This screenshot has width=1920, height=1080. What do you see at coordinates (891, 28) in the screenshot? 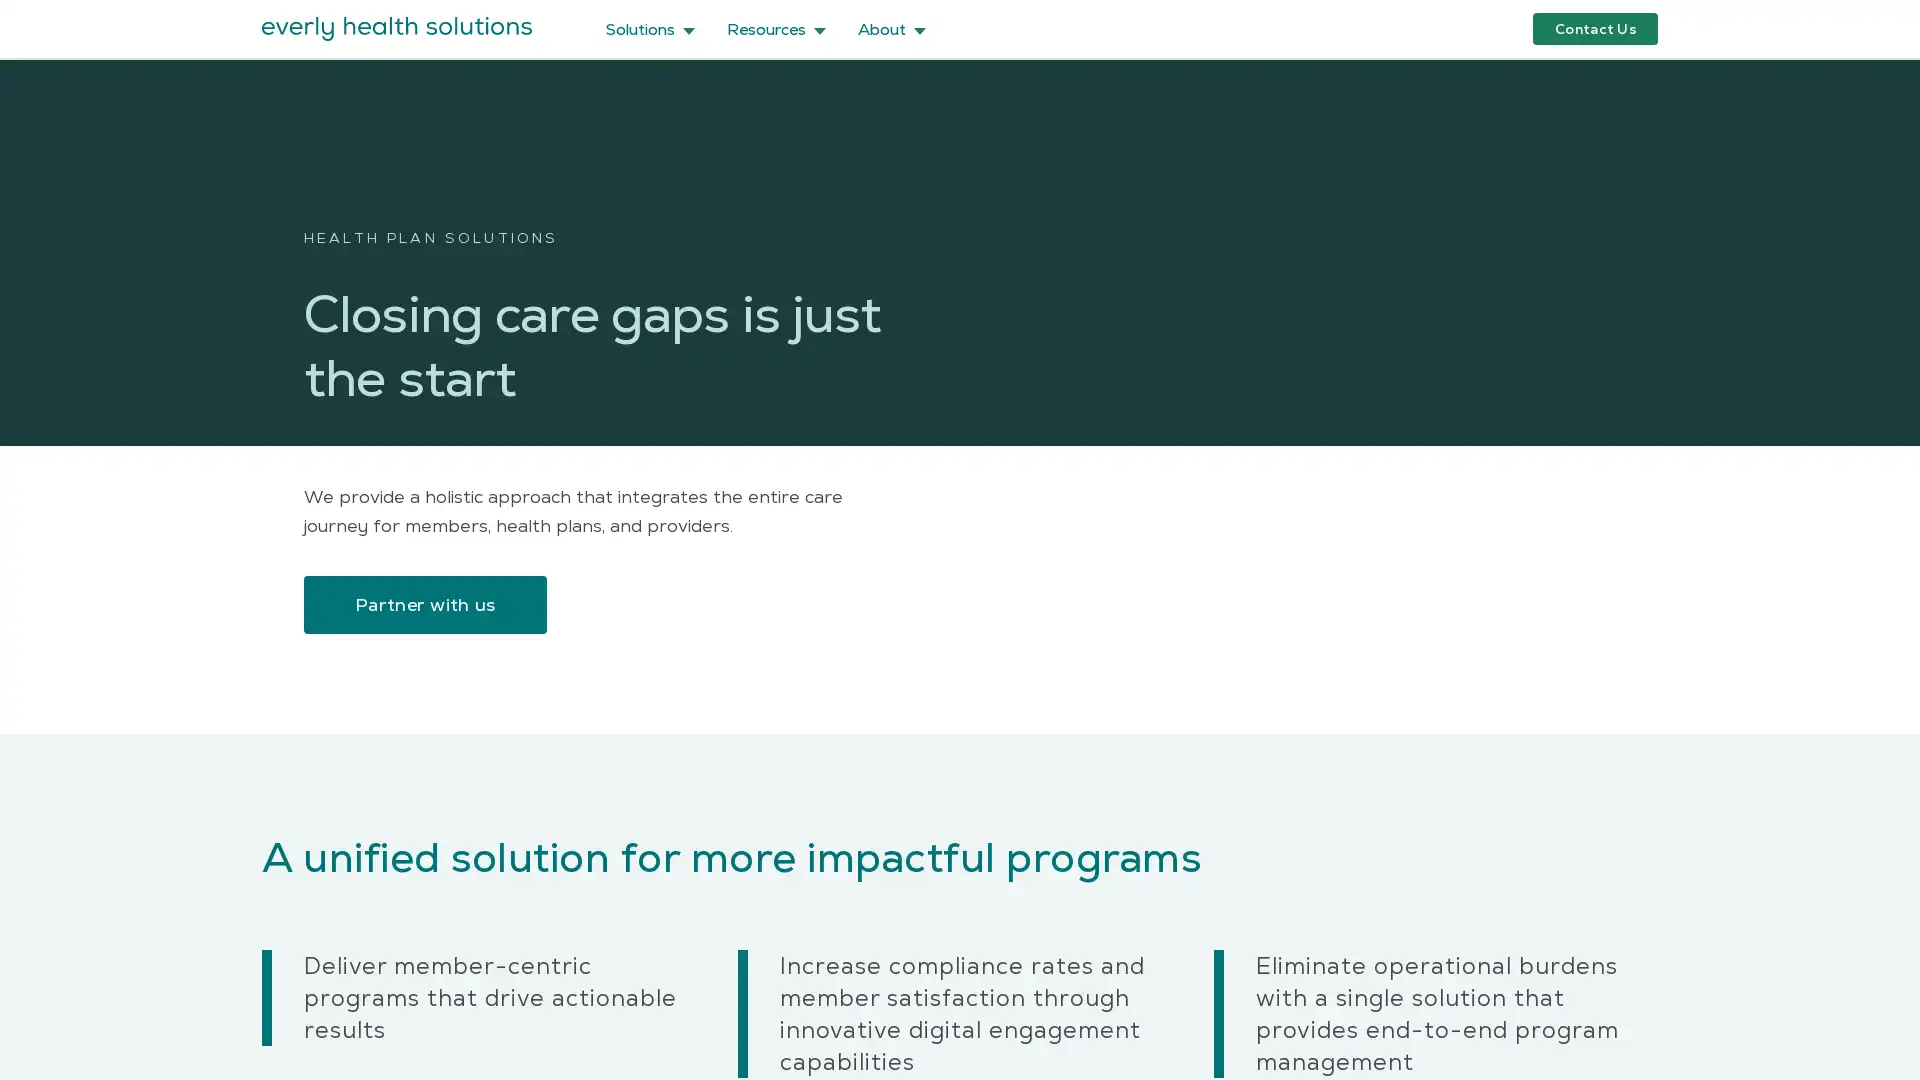
I see `About Caret icon for dropdown menu` at bounding box center [891, 28].